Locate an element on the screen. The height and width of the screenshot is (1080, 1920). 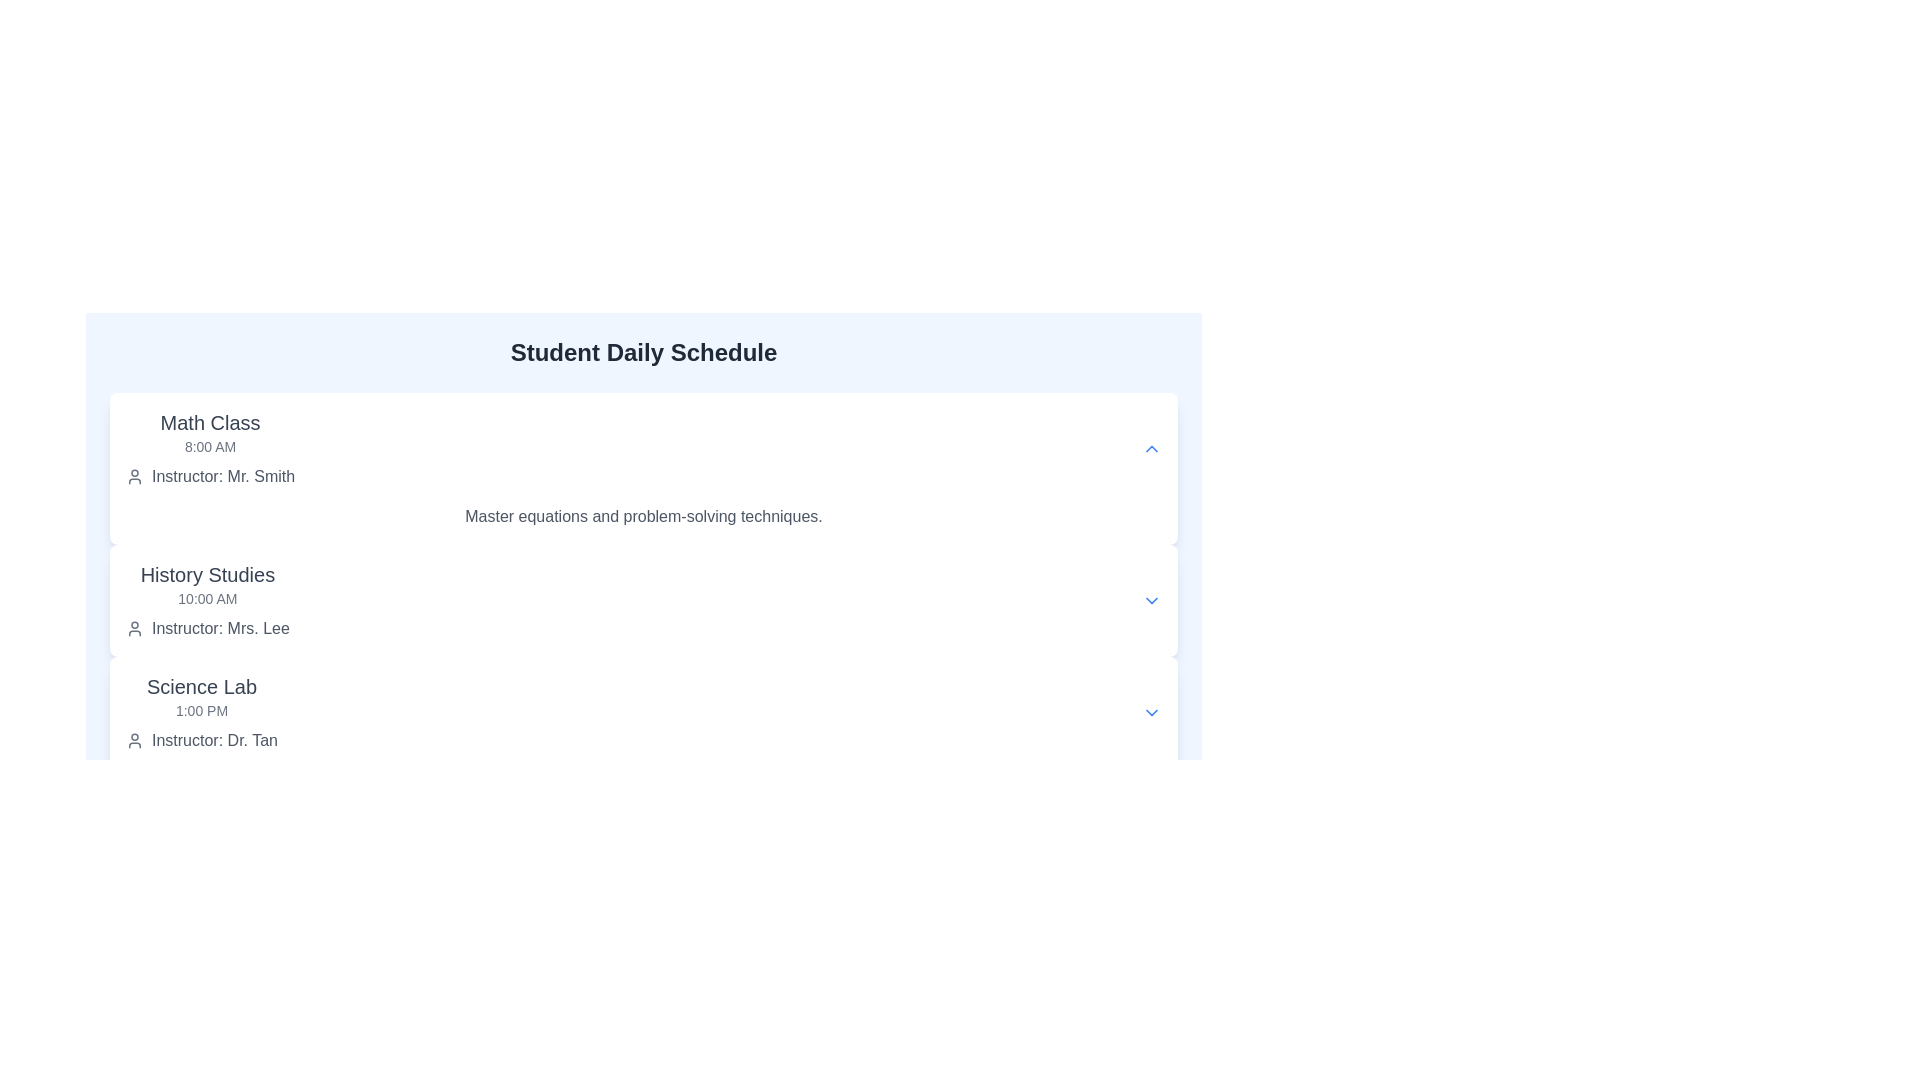
the timestamp label '8:00 AM' which is styled with smaller gray text and located below the title 'Math Class' is located at coordinates (210, 446).